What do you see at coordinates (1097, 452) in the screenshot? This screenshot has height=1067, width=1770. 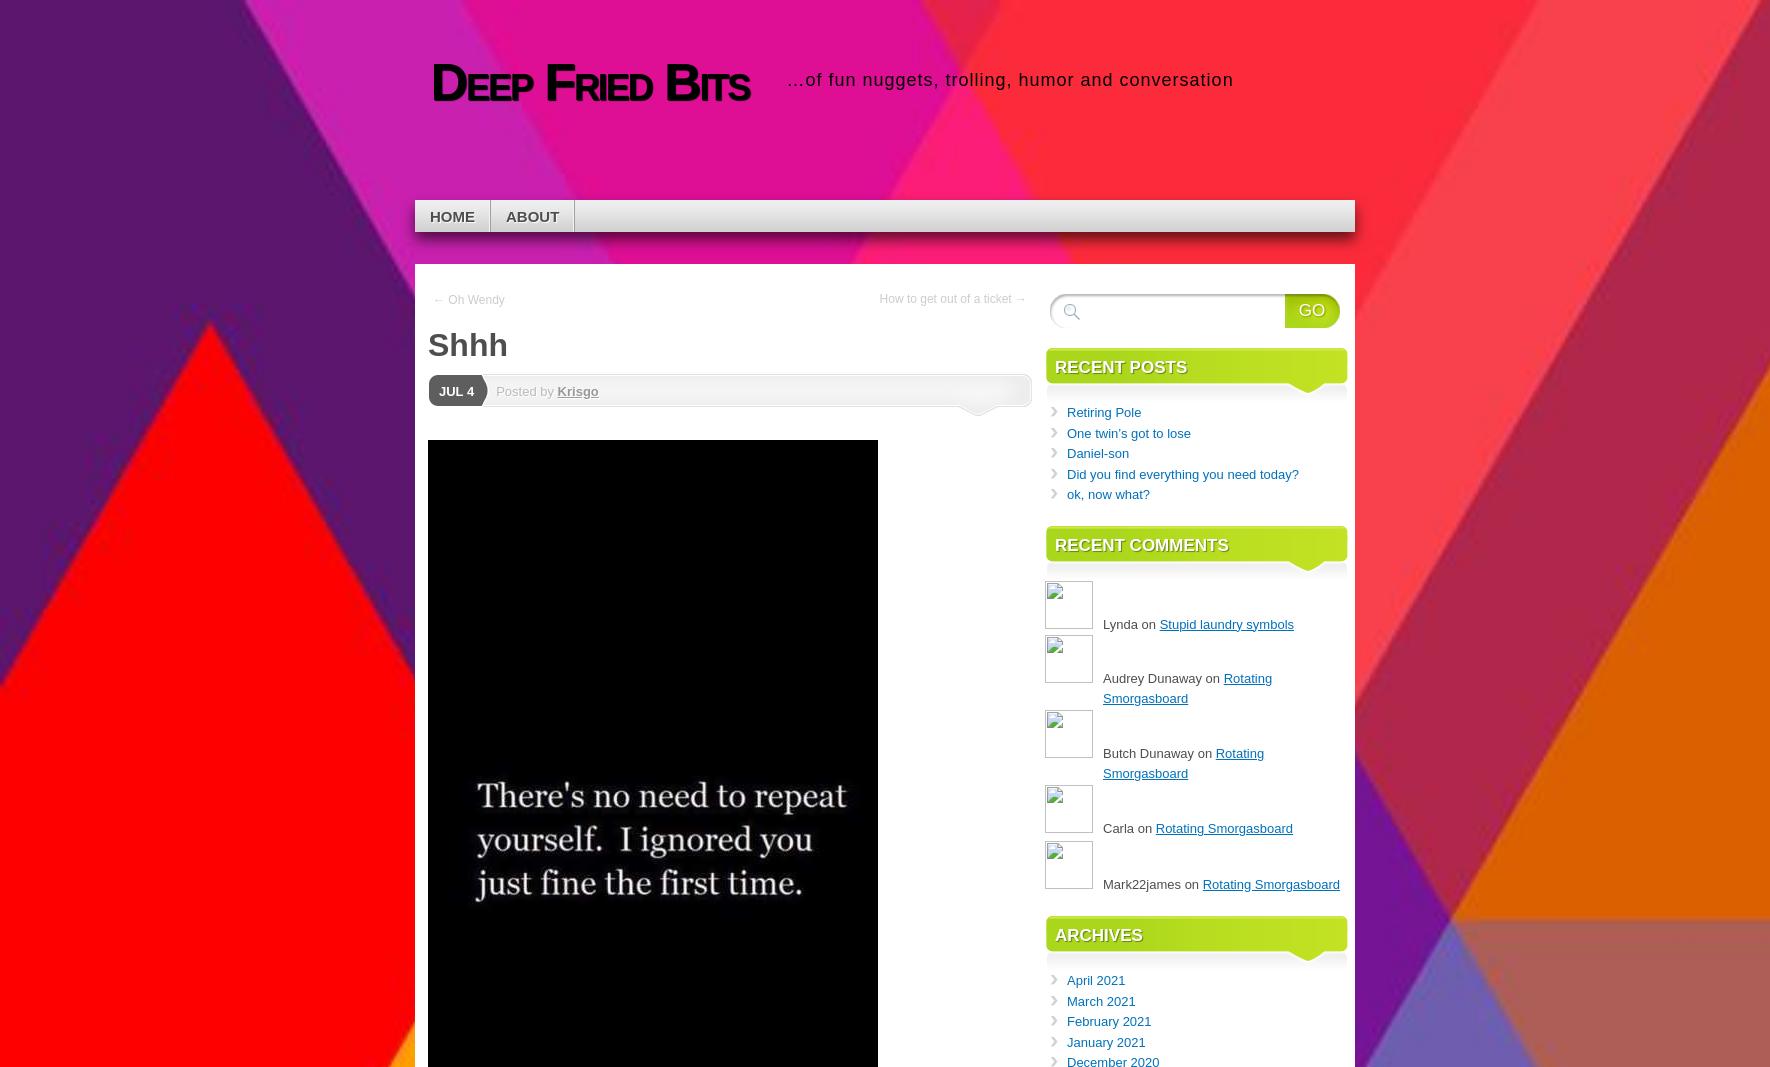 I see `'Daniel-son'` at bounding box center [1097, 452].